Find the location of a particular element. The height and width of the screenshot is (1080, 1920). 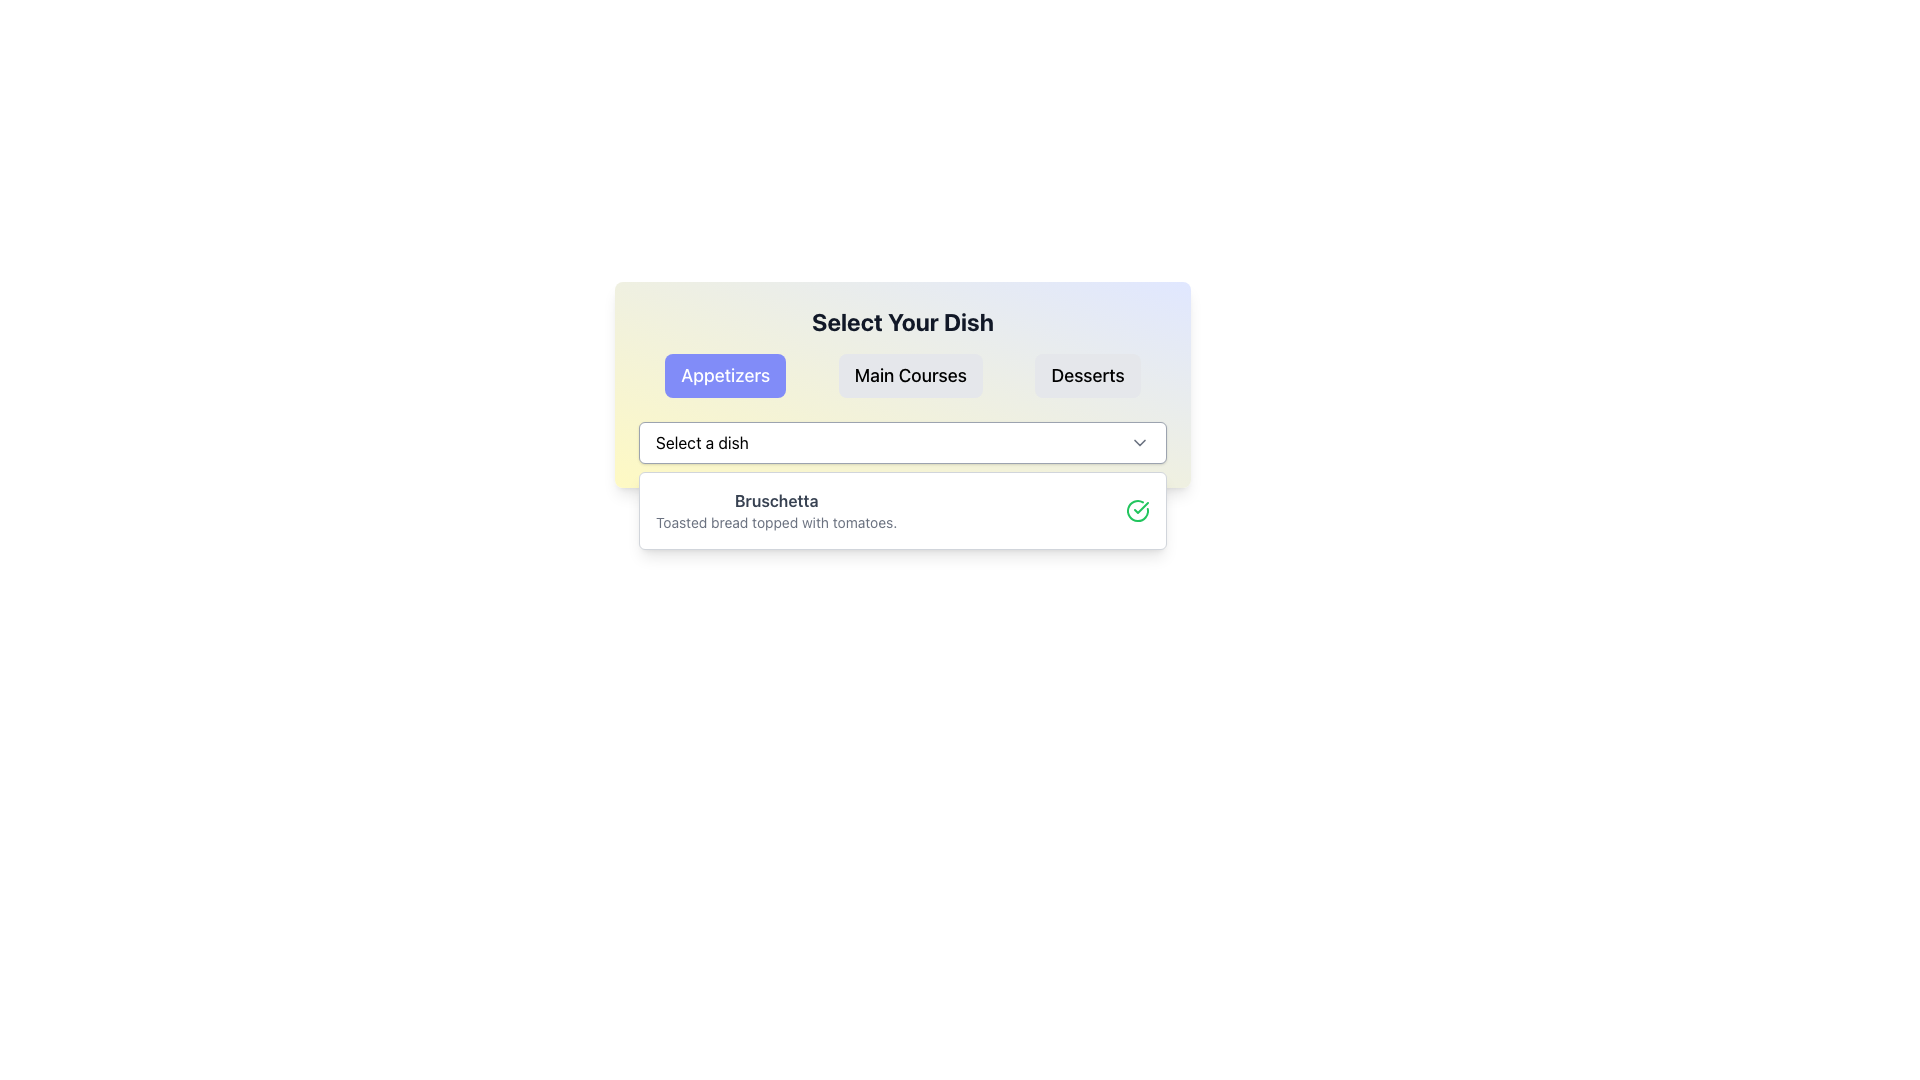

the text label 'Bruschetta' which is the first entry in the 'Appetizers' tab of the menu selection UI, styled with a serif font in gray shades is located at coordinates (775, 509).